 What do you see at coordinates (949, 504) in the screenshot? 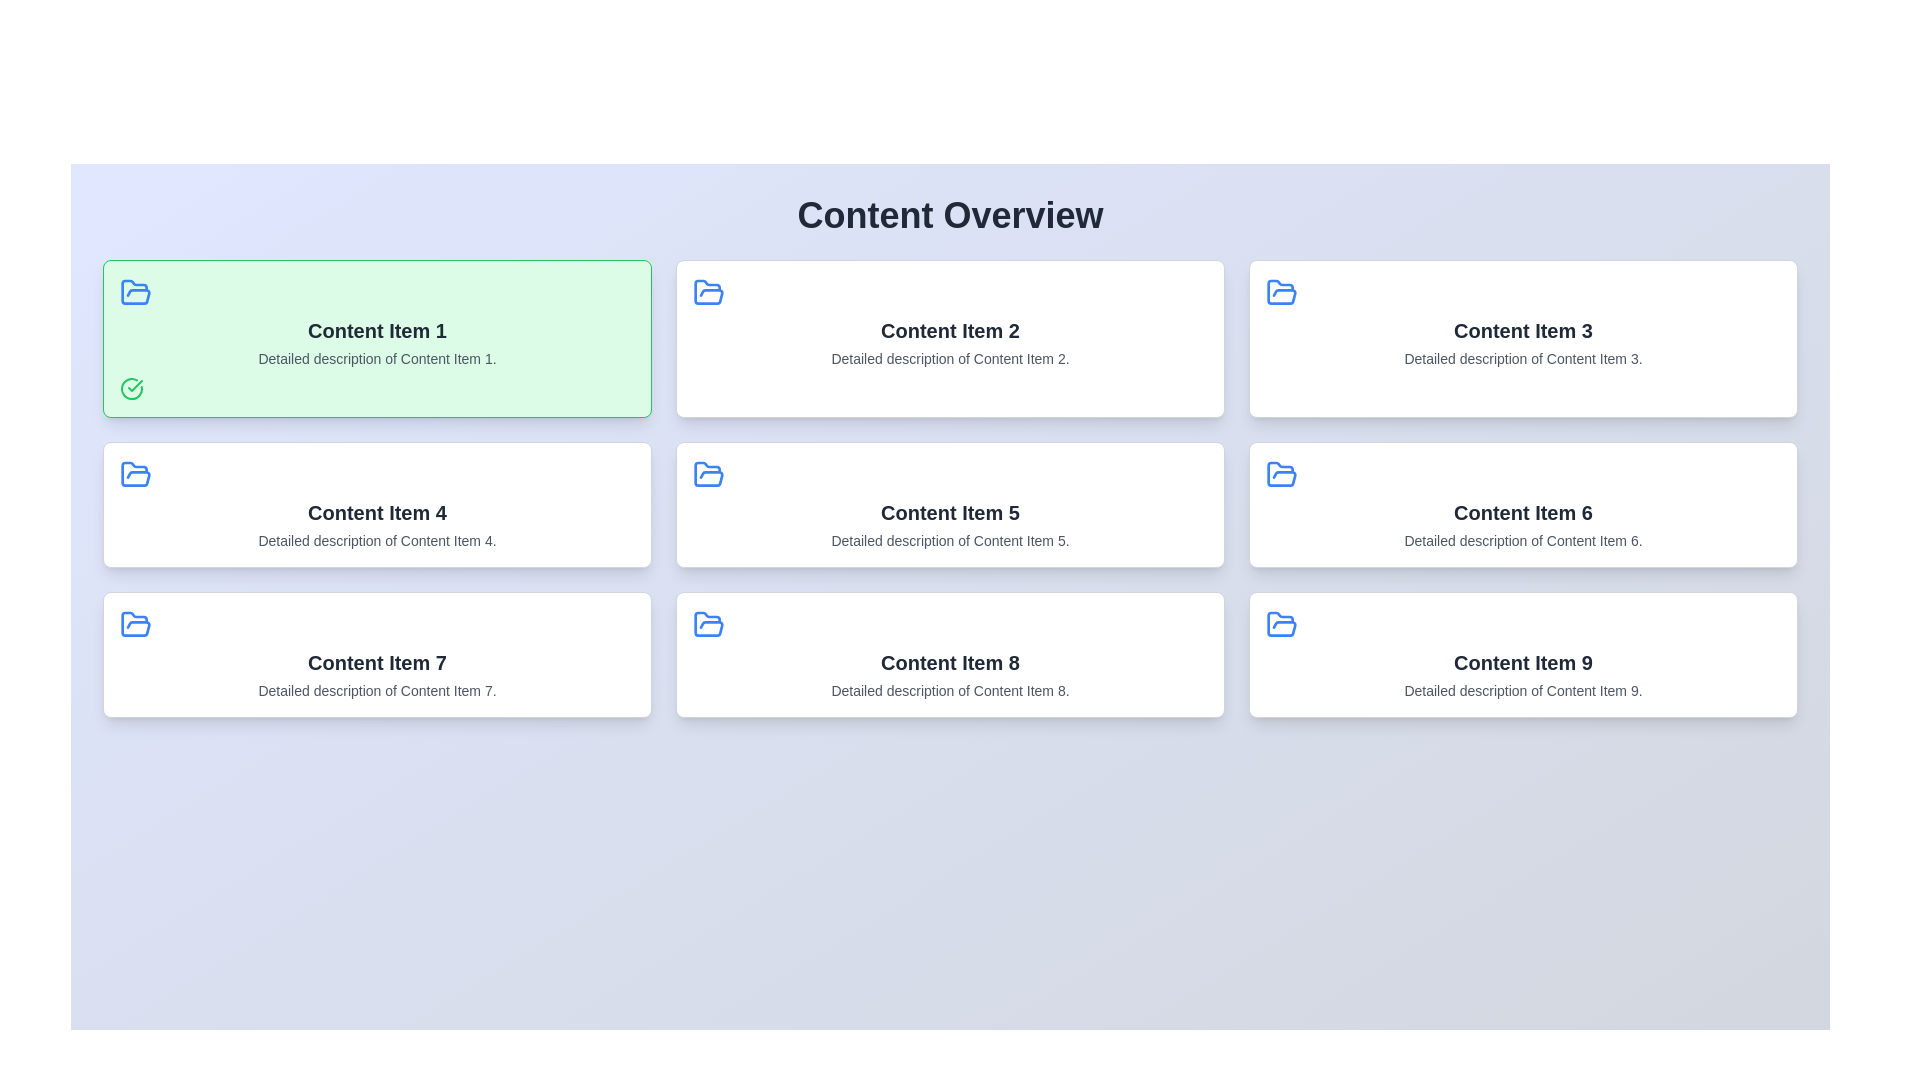
I see `the card representing 'Content Item 5', which is the fifth card in a 3x3 grid layout, located in the middle row, center column` at bounding box center [949, 504].